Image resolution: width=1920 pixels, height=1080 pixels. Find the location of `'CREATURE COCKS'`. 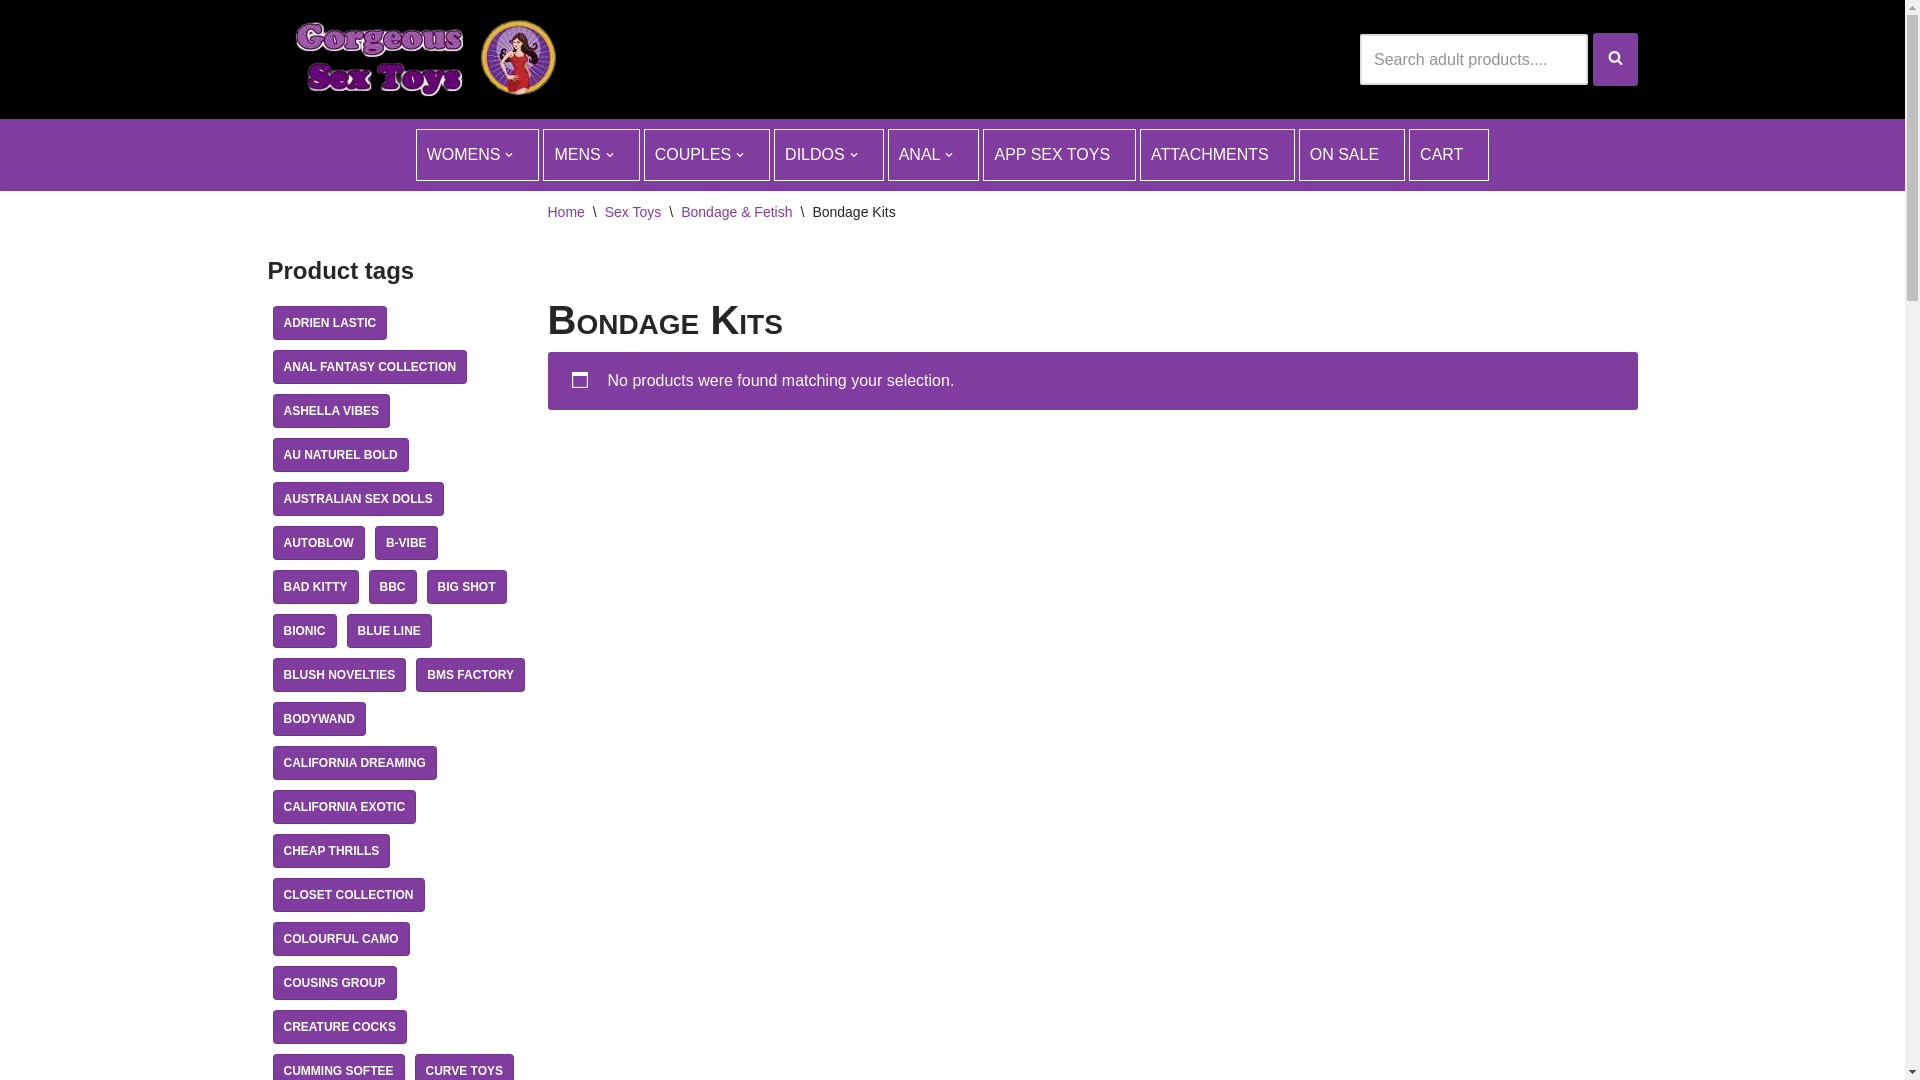

'CREATURE COCKS' is located at coordinates (339, 1026).